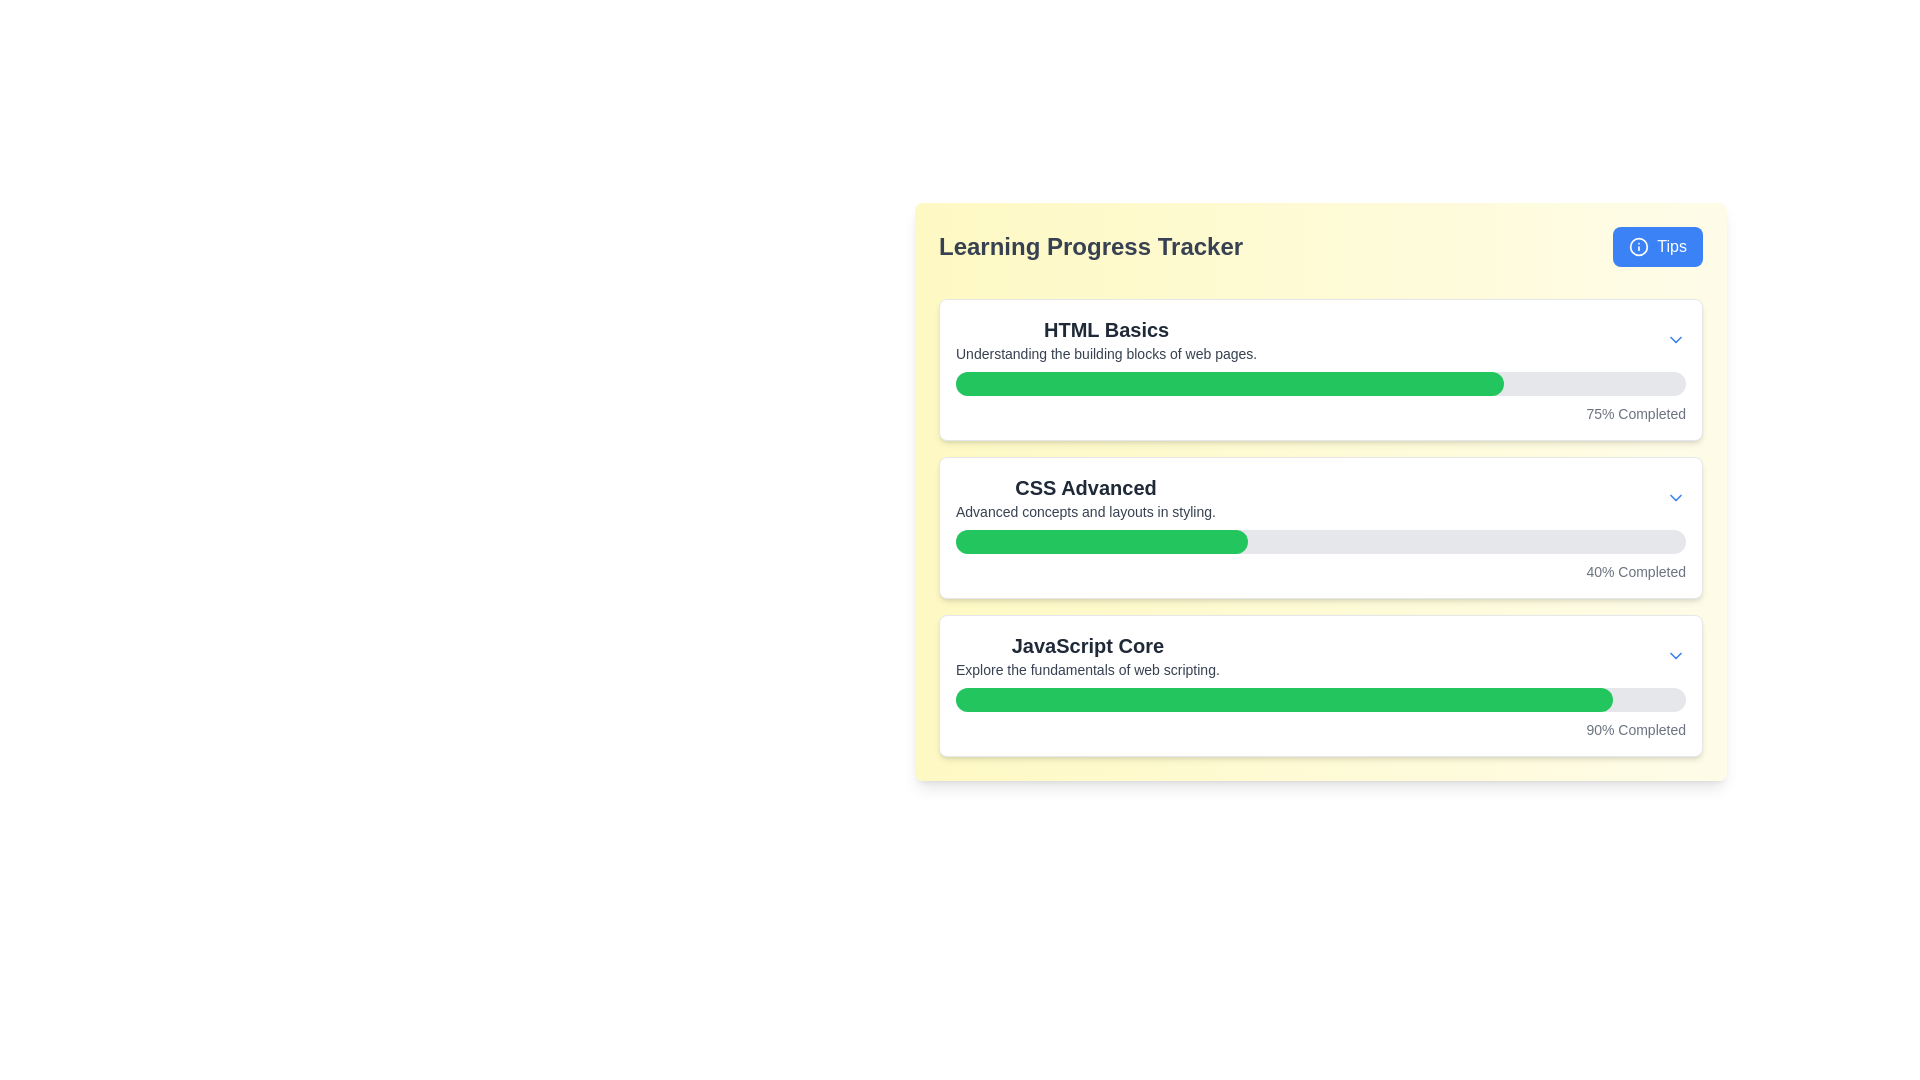 The height and width of the screenshot is (1080, 1920). What do you see at coordinates (1101, 542) in the screenshot?
I see `the Progress bar that displays the completion status of the 'CSS Advanced' module in the Learning Progress Tracker interface` at bounding box center [1101, 542].